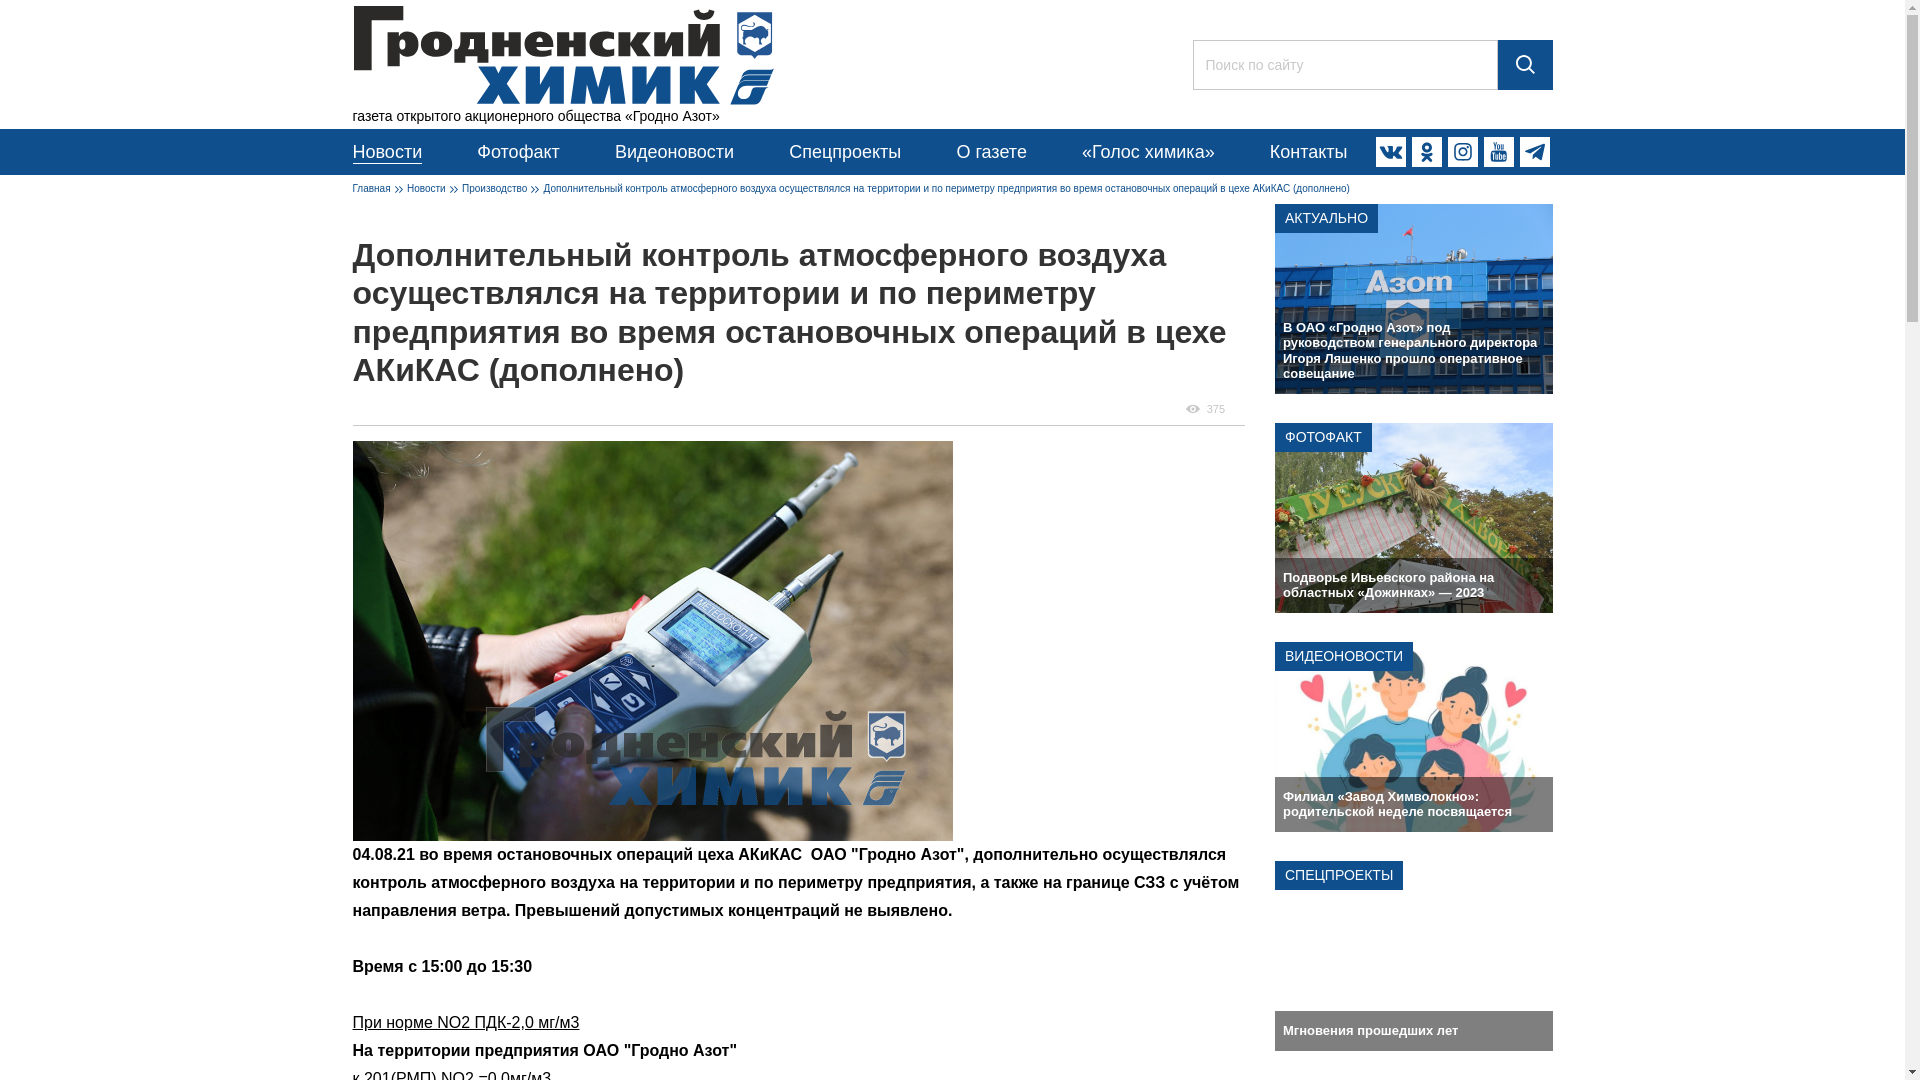 The image size is (1920, 1080). What do you see at coordinates (652, 640) in the screenshot?
I see `'e0c8ae719e7aac23c6ecacb5747f9b8a3b7702be_big.jpg'` at bounding box center [652, 640].